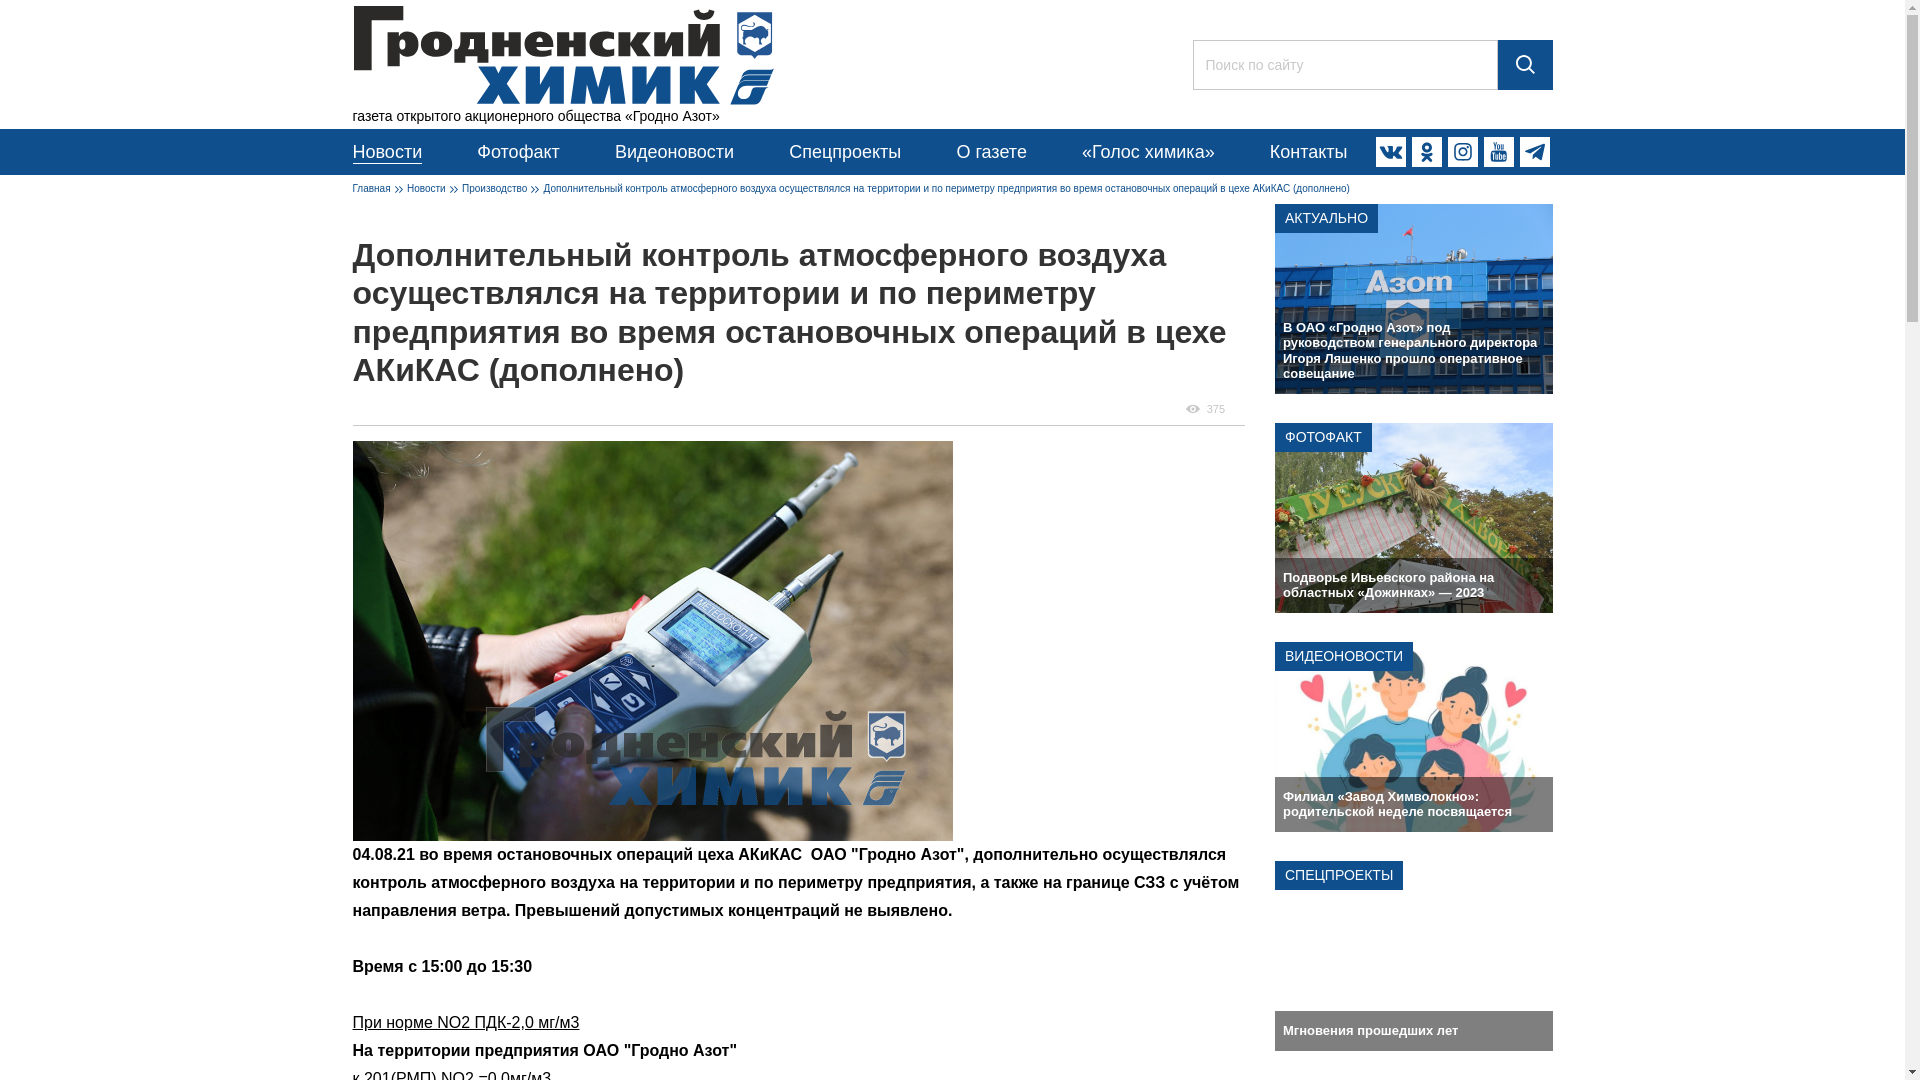 The image size is (1920, 1080). What do you see at coordinates (652, 640) in the screenshot?
I see `'e0c8ae719e7aac23c6ecacb5747f9b8a3b7702be_big.jpg'` at bounding box center [652, 640].